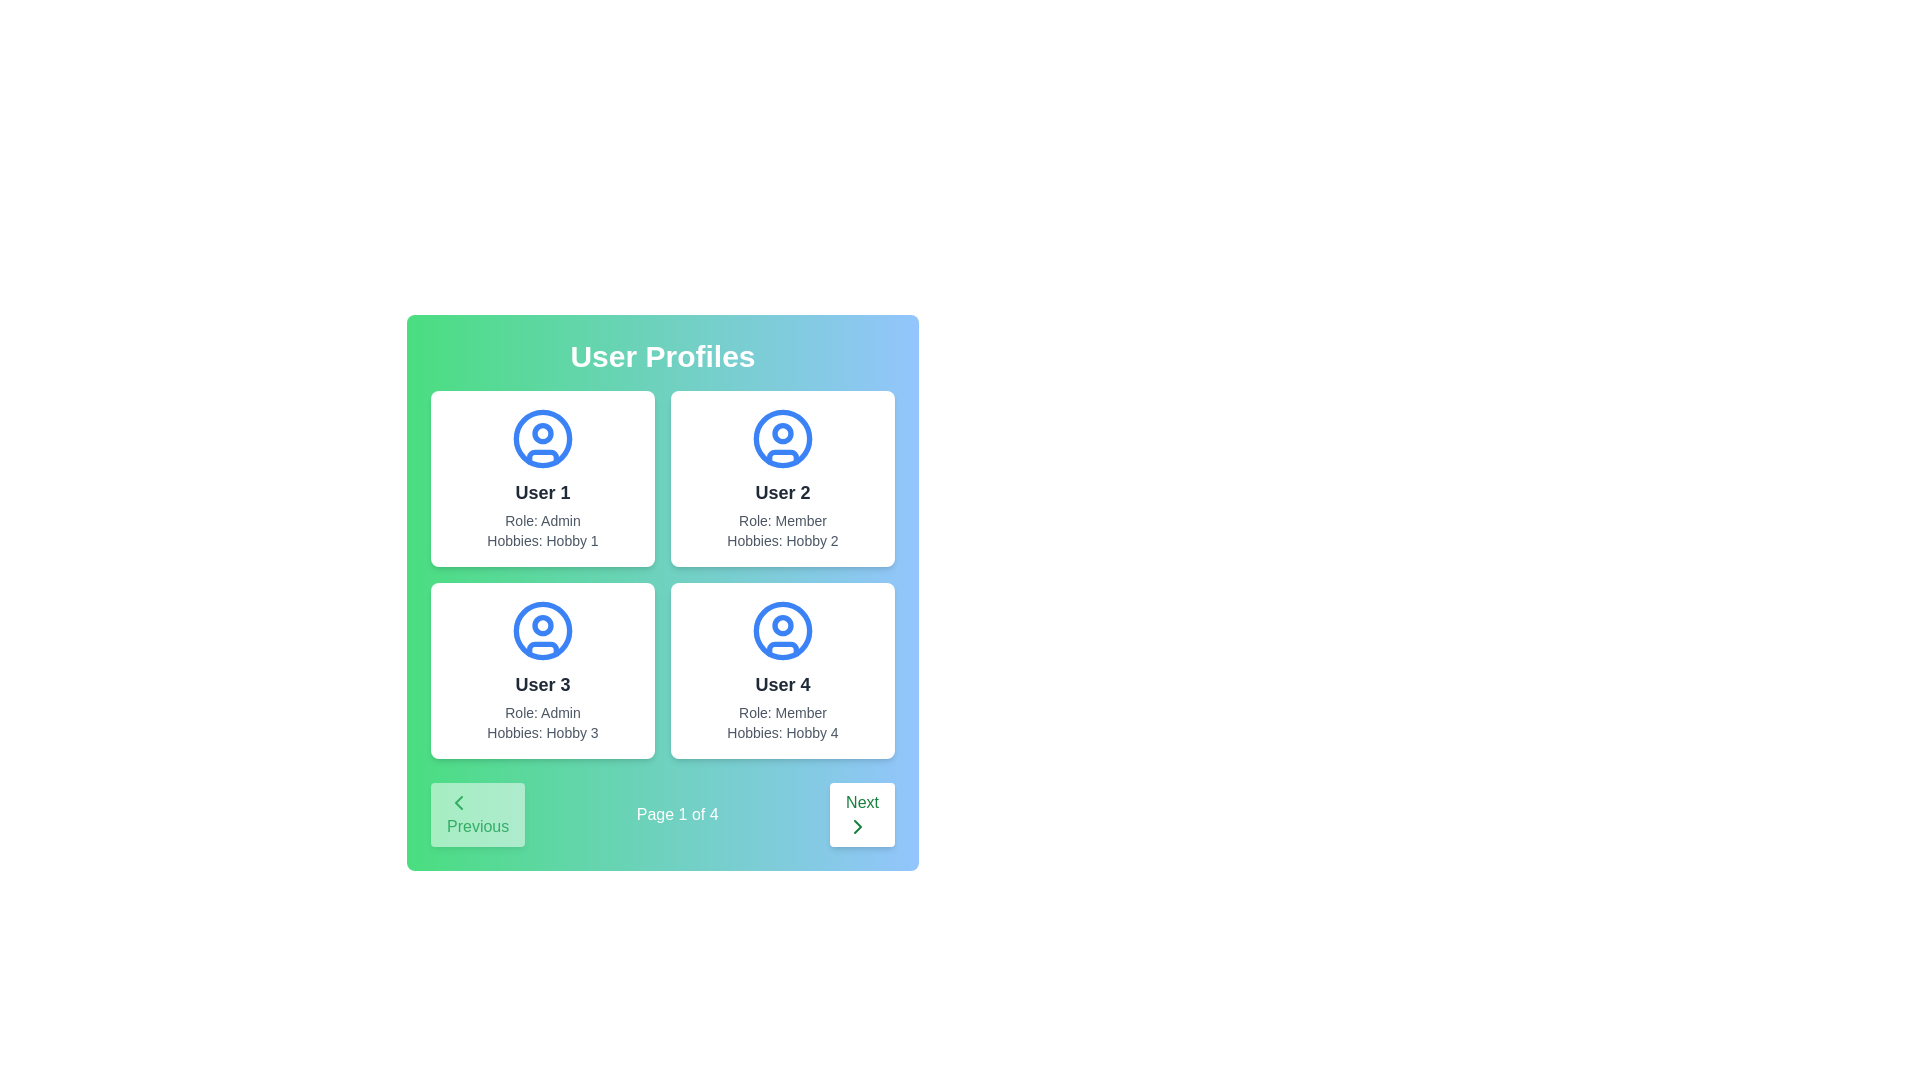  I want to click on the static text label representing the user's name in the fourth user profile card, located in the bottom-right of a 2x2 grid layout, so click(781, 684).